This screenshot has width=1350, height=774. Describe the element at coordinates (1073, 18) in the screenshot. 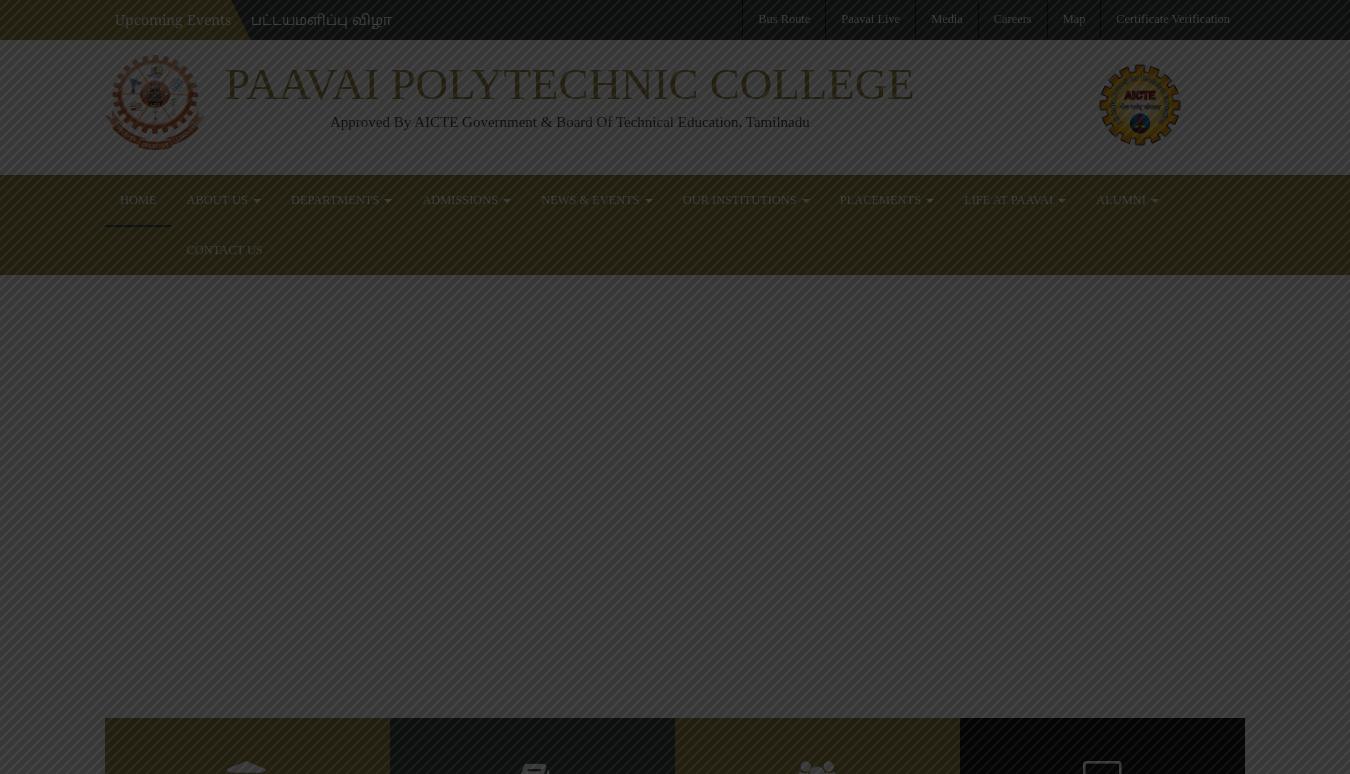

I see `'Map'` at that location.